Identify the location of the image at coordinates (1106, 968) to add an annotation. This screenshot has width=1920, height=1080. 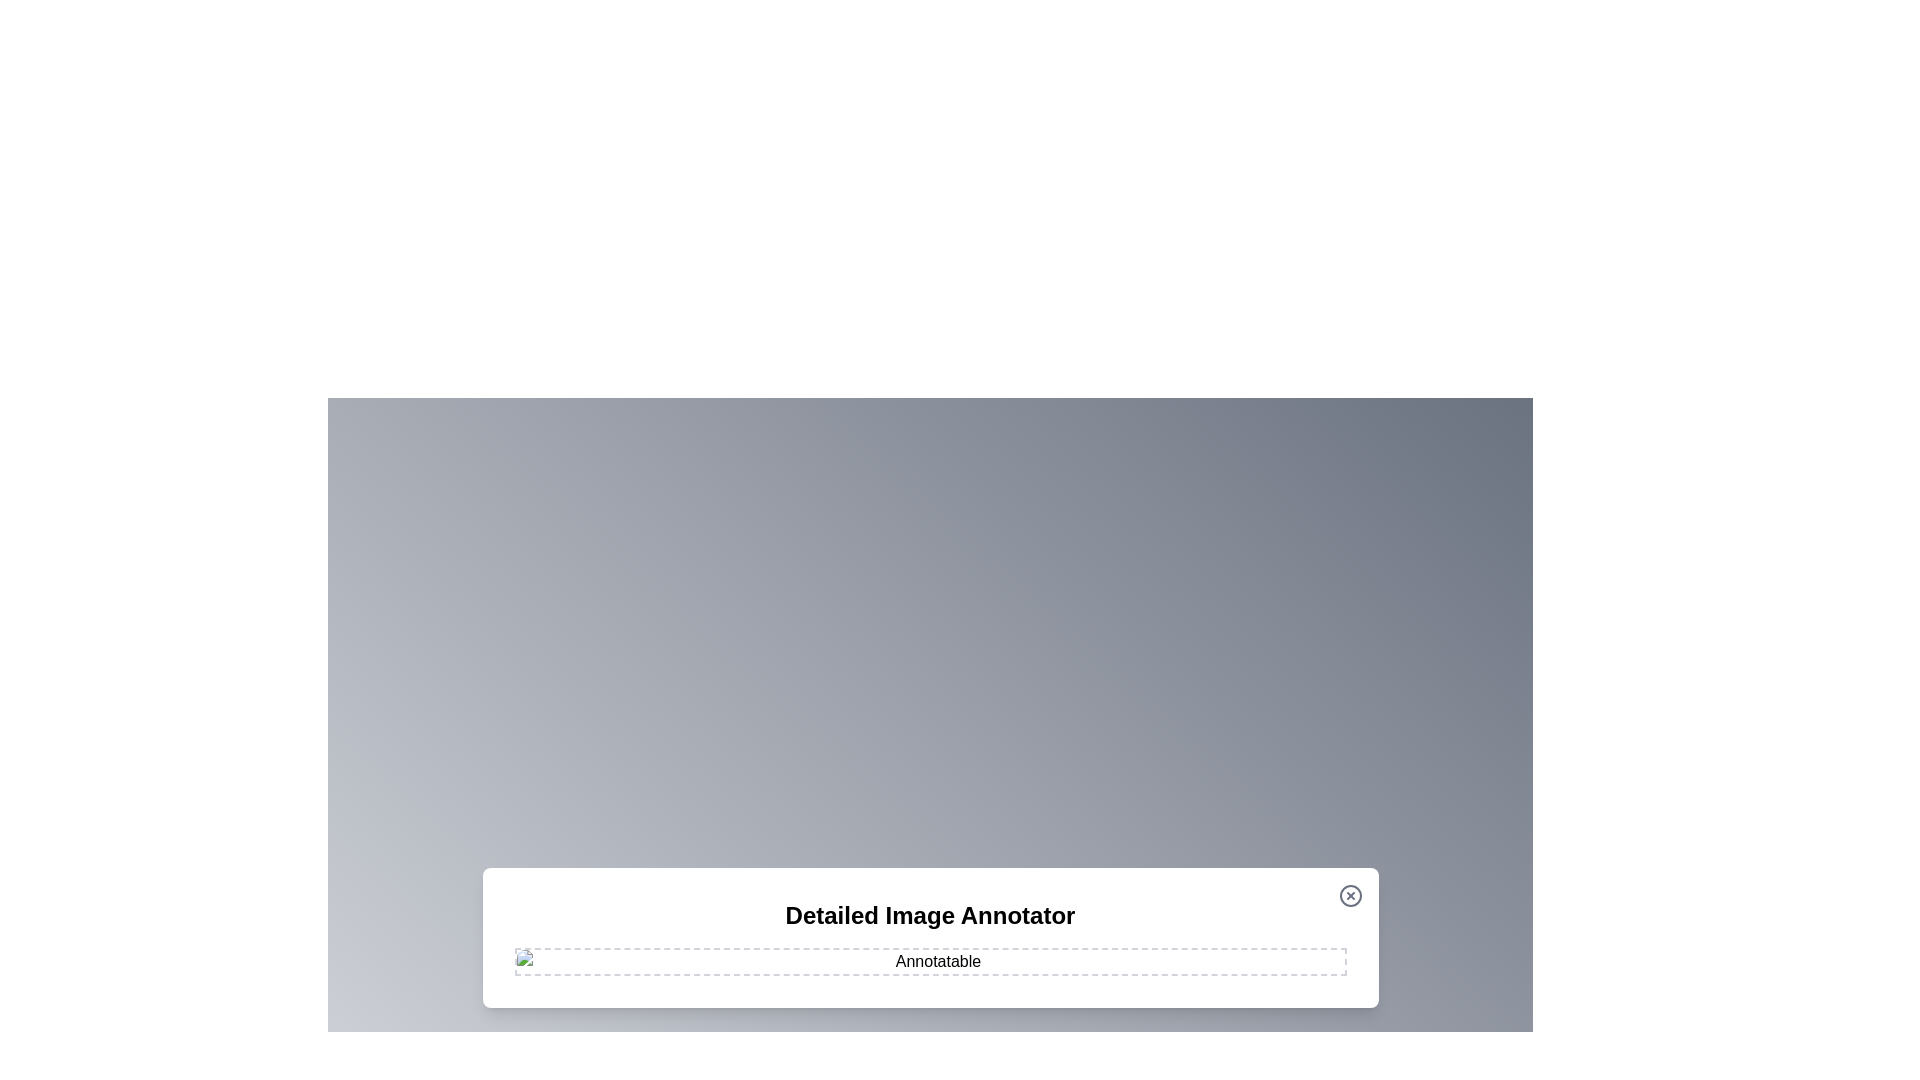
(1104, 967).